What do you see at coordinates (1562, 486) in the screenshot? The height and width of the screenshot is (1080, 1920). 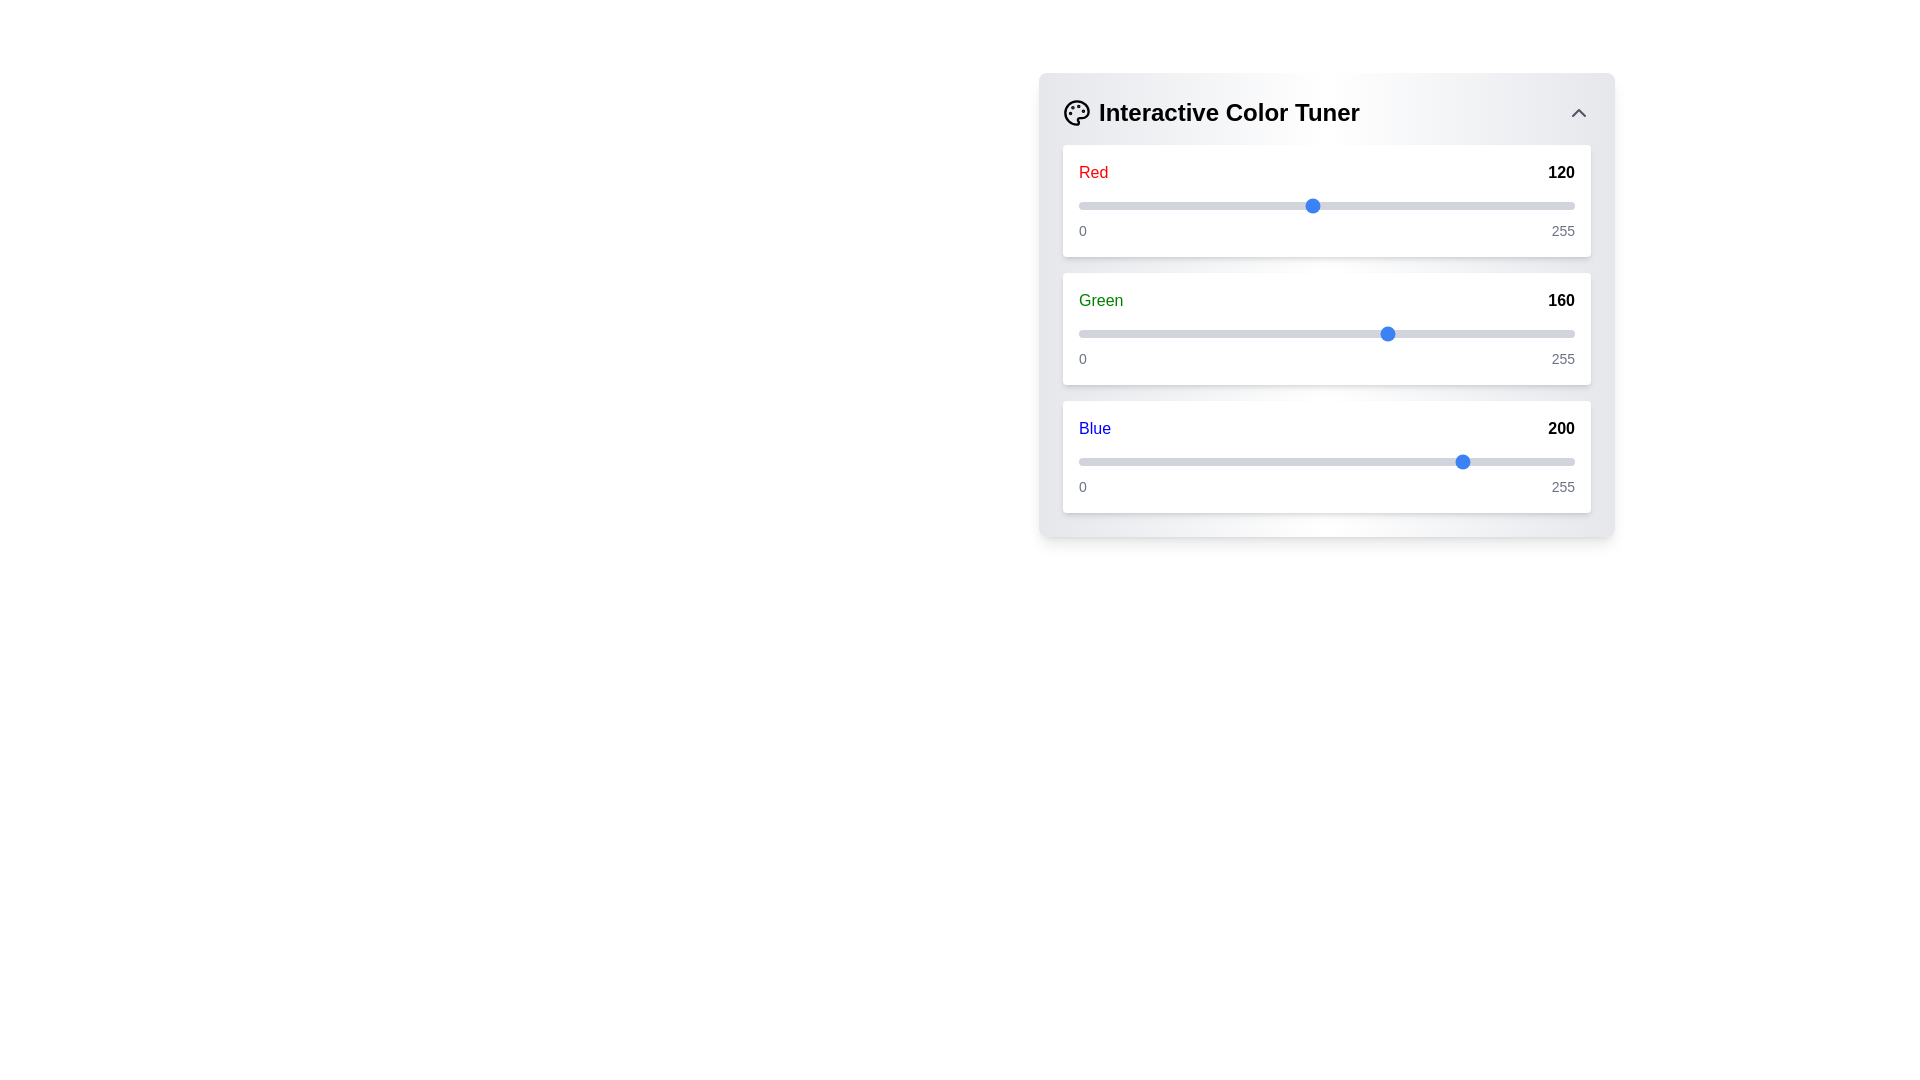 I see `the static label displaying the number '255' in a gray font located in the 'Blue' color adjustment section, next to the blue color intensity slider` at bounding box center [1562, 486].